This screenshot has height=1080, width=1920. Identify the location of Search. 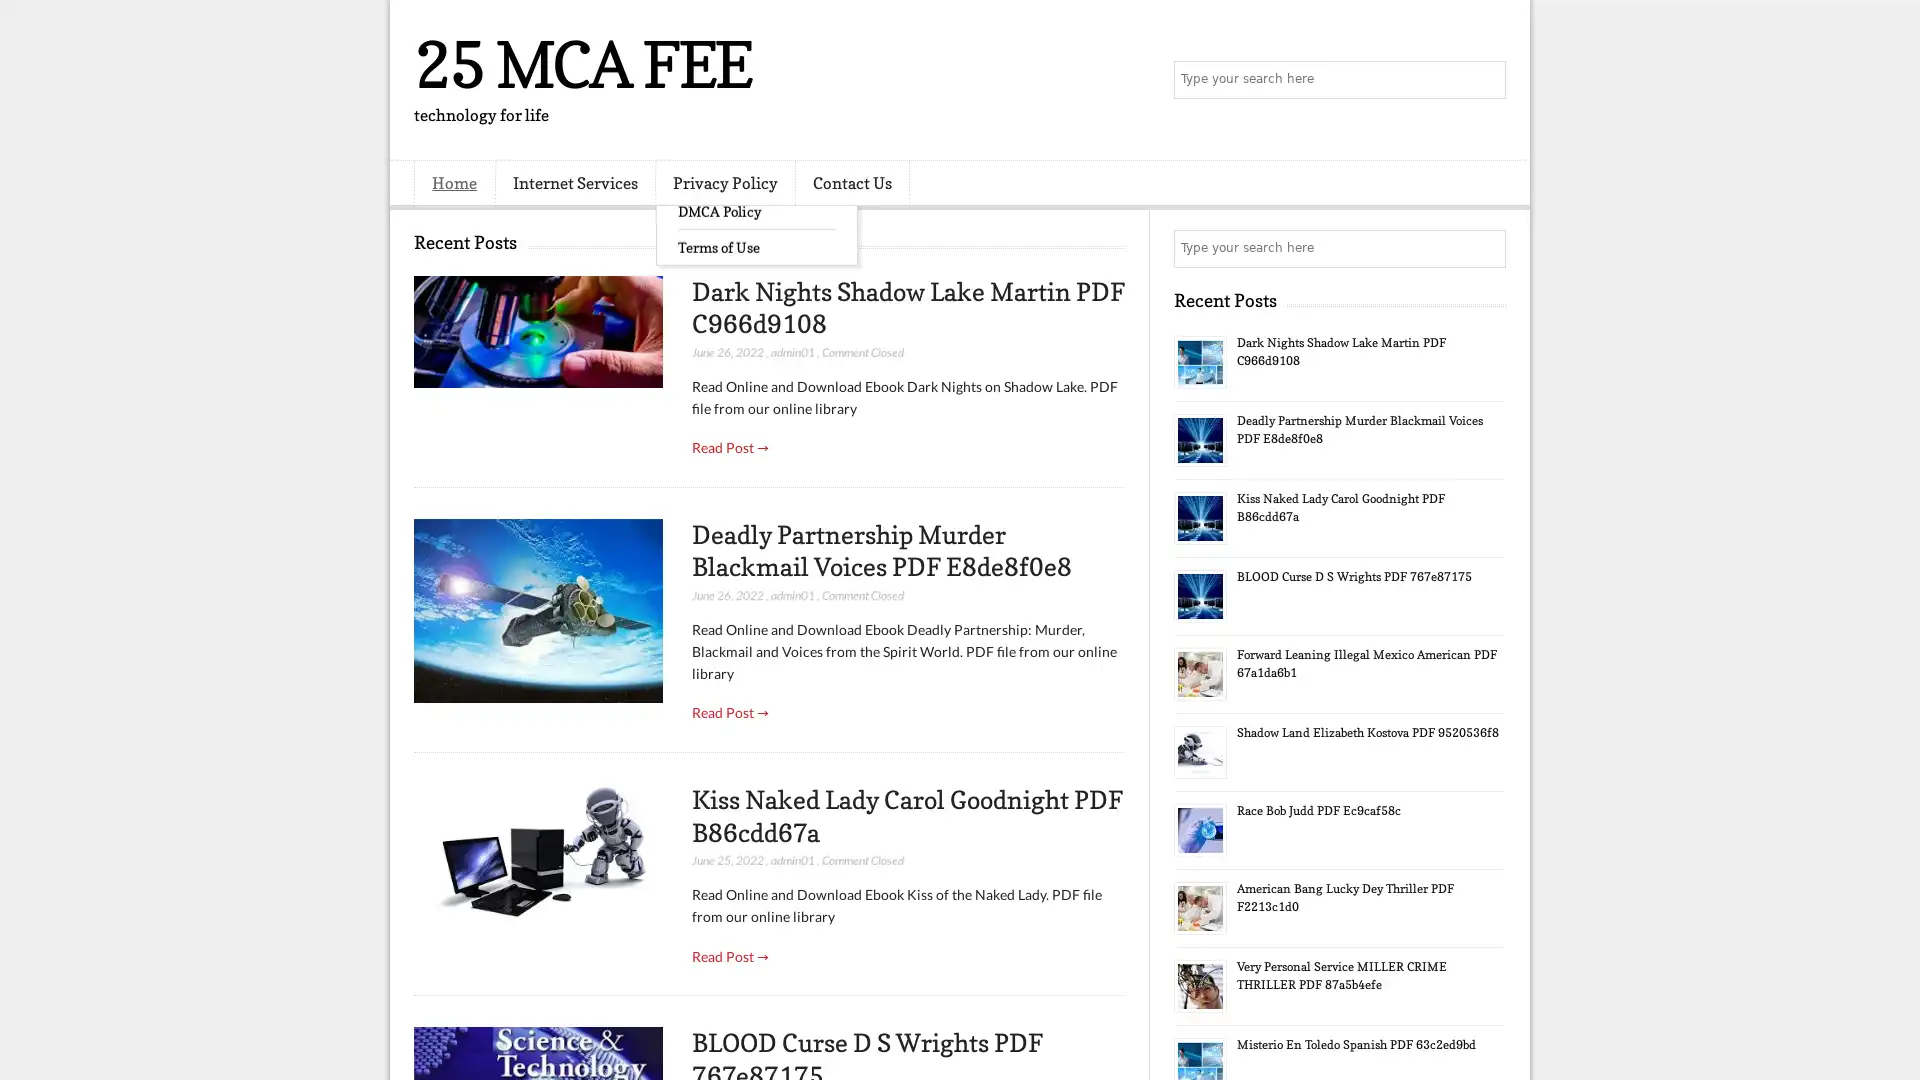
(1485, 248).